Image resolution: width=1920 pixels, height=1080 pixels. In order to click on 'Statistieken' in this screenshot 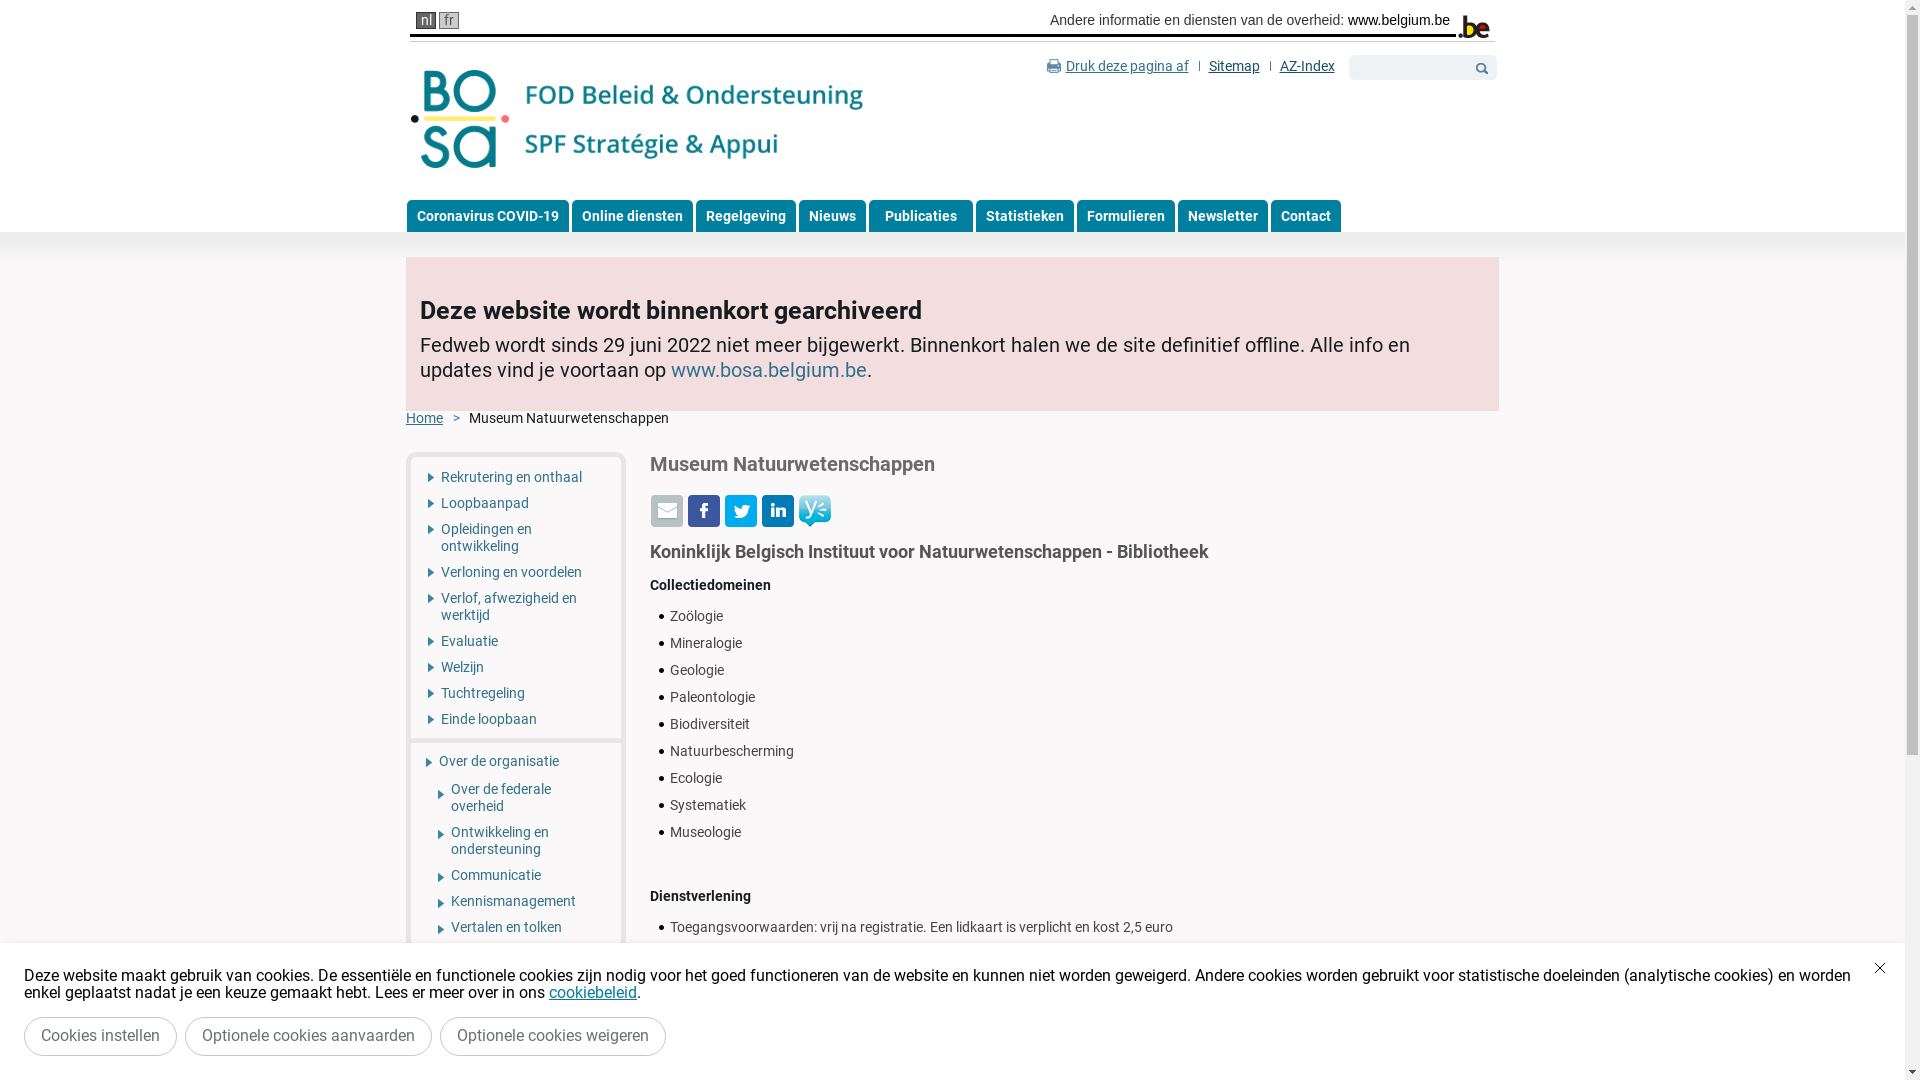, I will do `click(1025, 216)`.